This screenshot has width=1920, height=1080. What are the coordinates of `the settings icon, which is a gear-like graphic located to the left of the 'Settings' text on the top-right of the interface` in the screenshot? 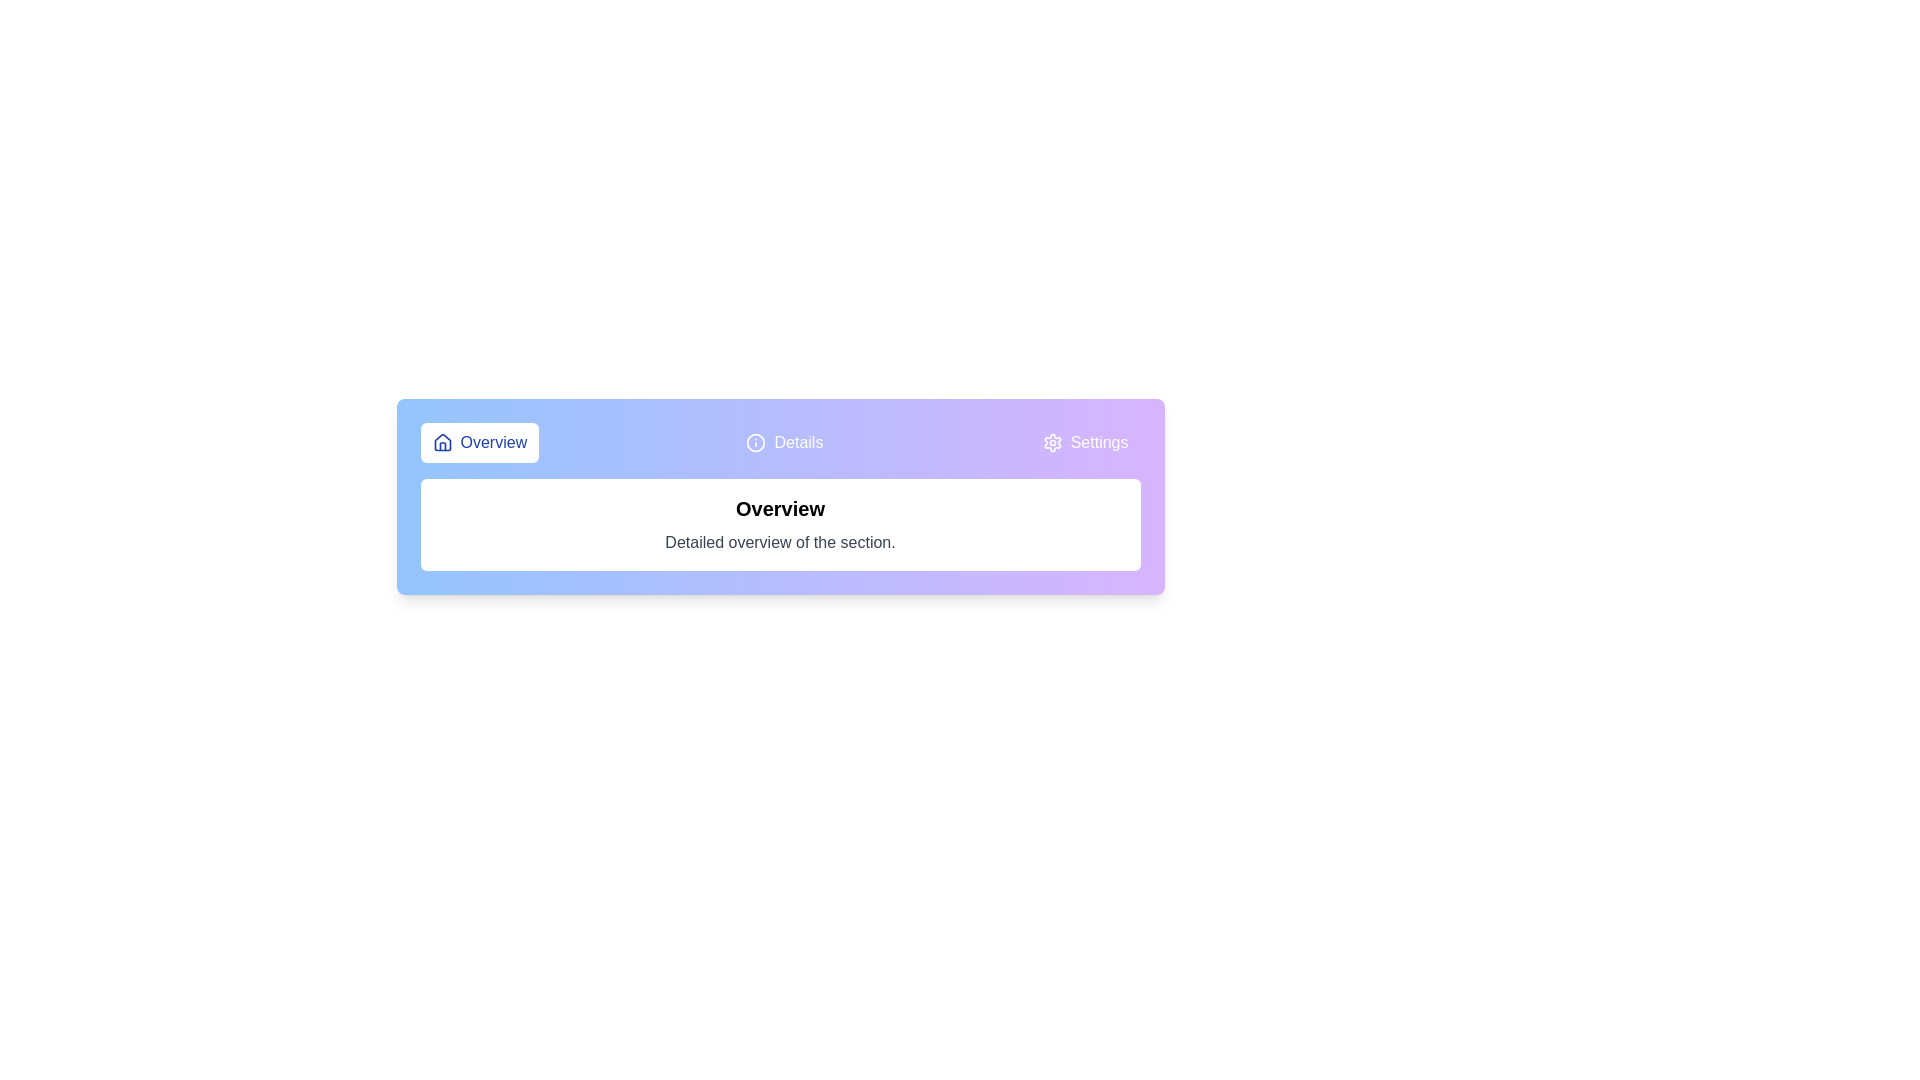 It's located at (1051, 442).